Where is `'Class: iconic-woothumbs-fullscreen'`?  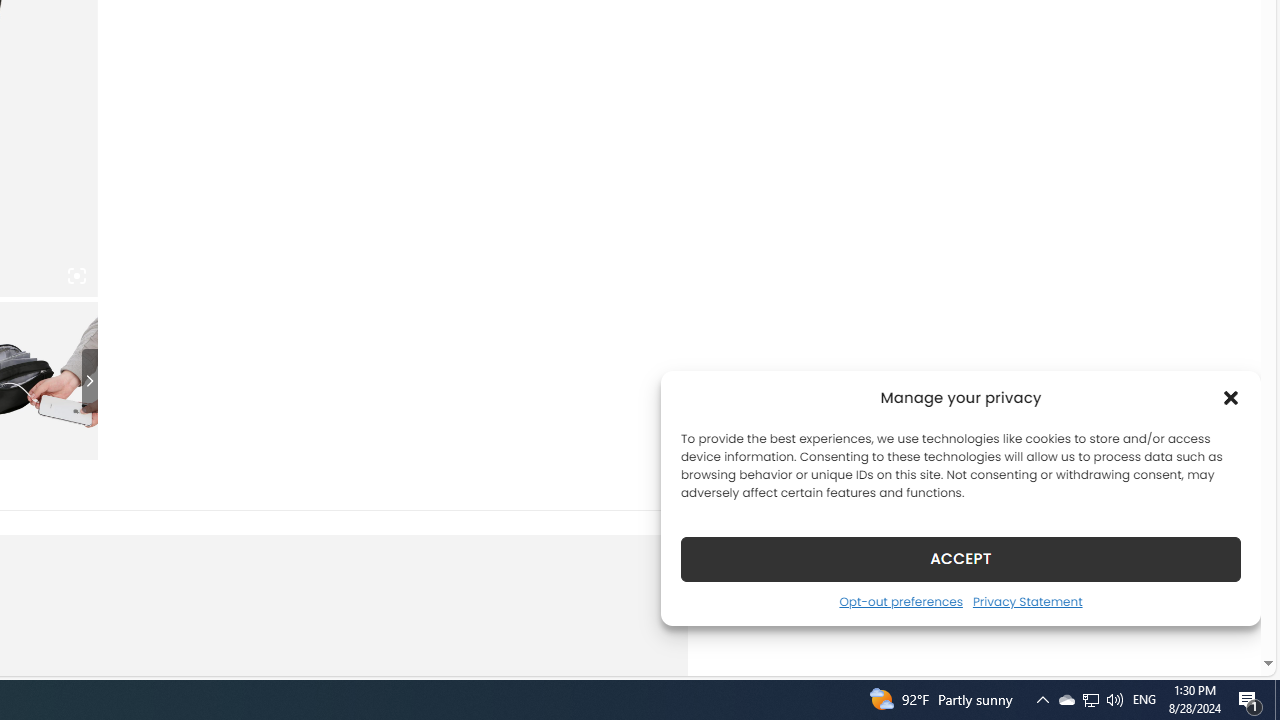 'Class: iconic-woothumbs-fullscreen' is located at coordinates (76, 276).